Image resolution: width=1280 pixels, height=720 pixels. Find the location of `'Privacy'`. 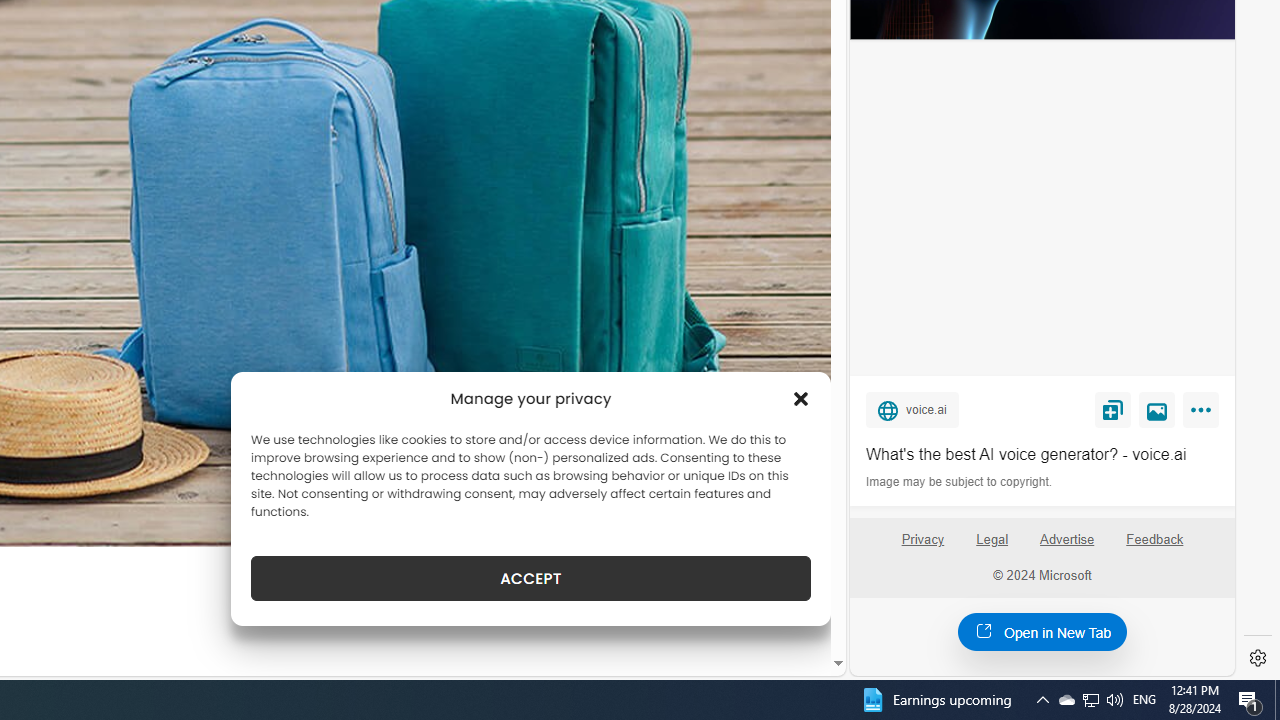

'Privacy' is located at coordinates (921, 538).